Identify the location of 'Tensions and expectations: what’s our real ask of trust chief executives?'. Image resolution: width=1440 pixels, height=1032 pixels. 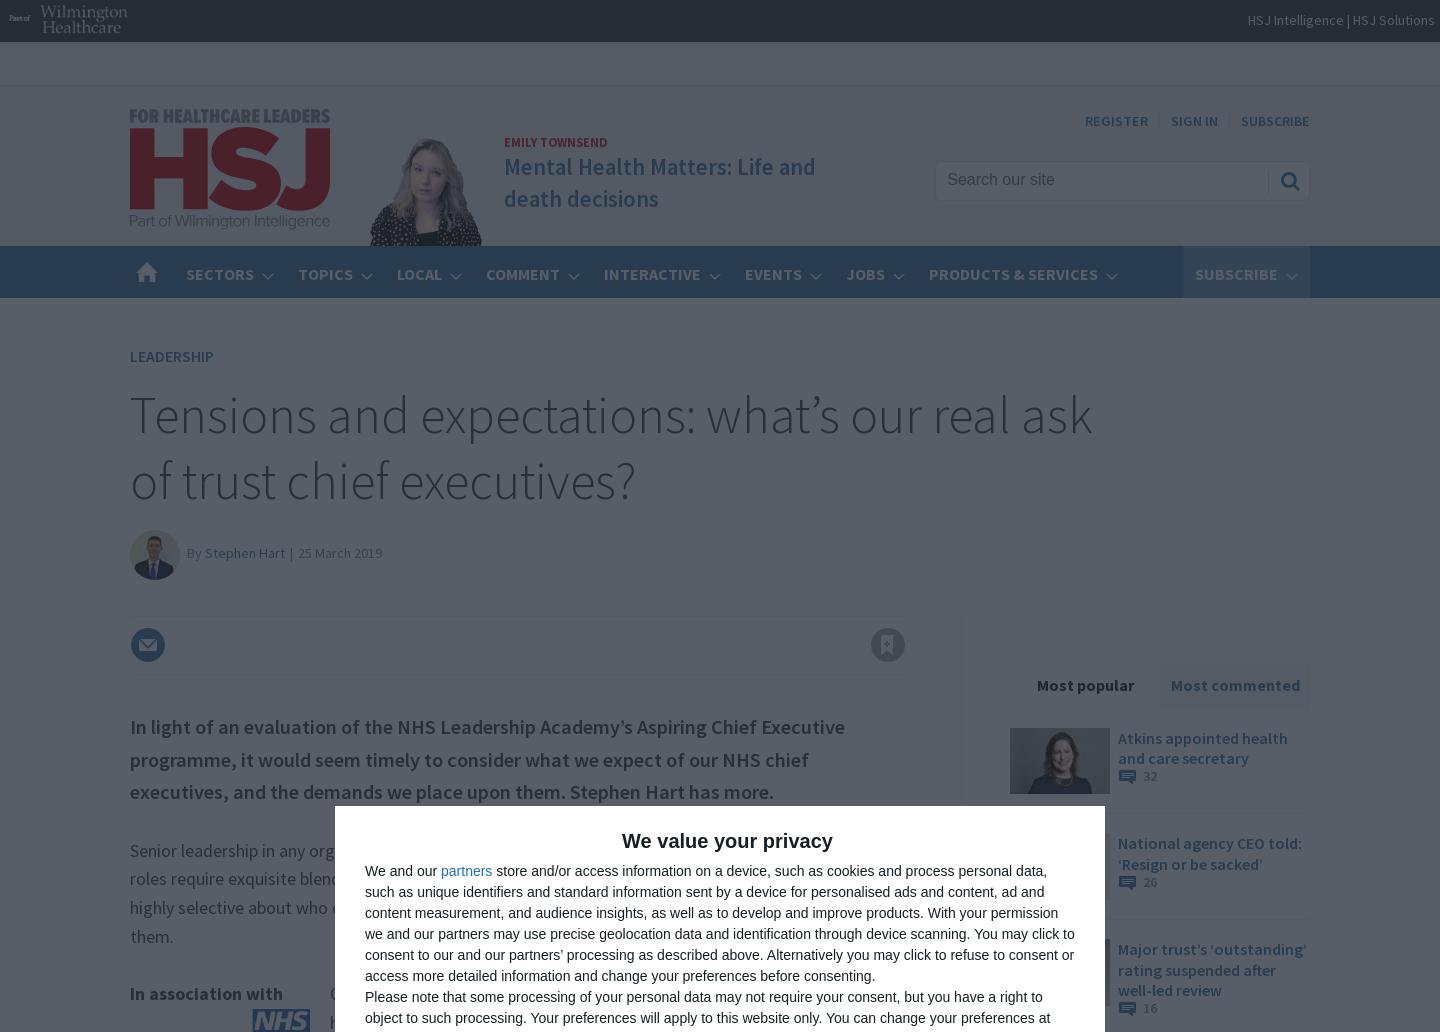
(609, 445).